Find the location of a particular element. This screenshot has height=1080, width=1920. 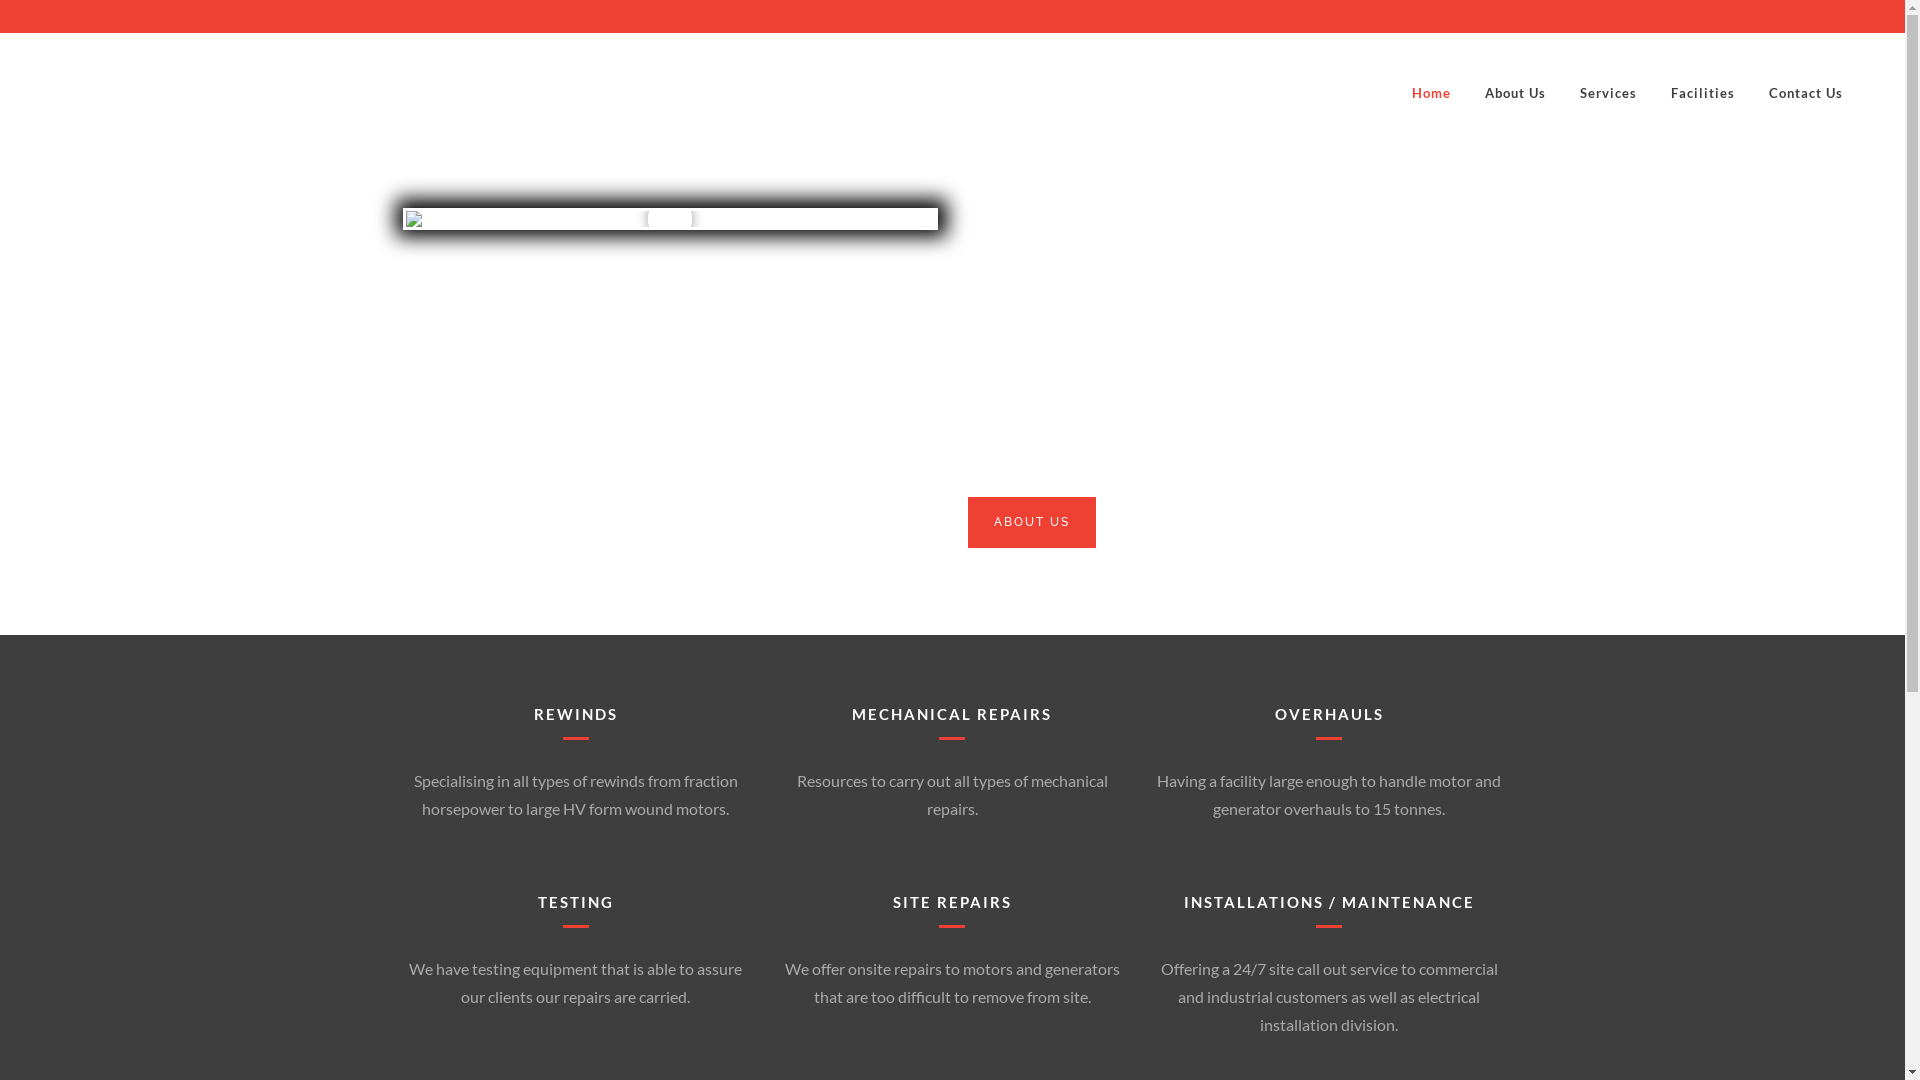

'Services' is located at coordinates (1608, 92).